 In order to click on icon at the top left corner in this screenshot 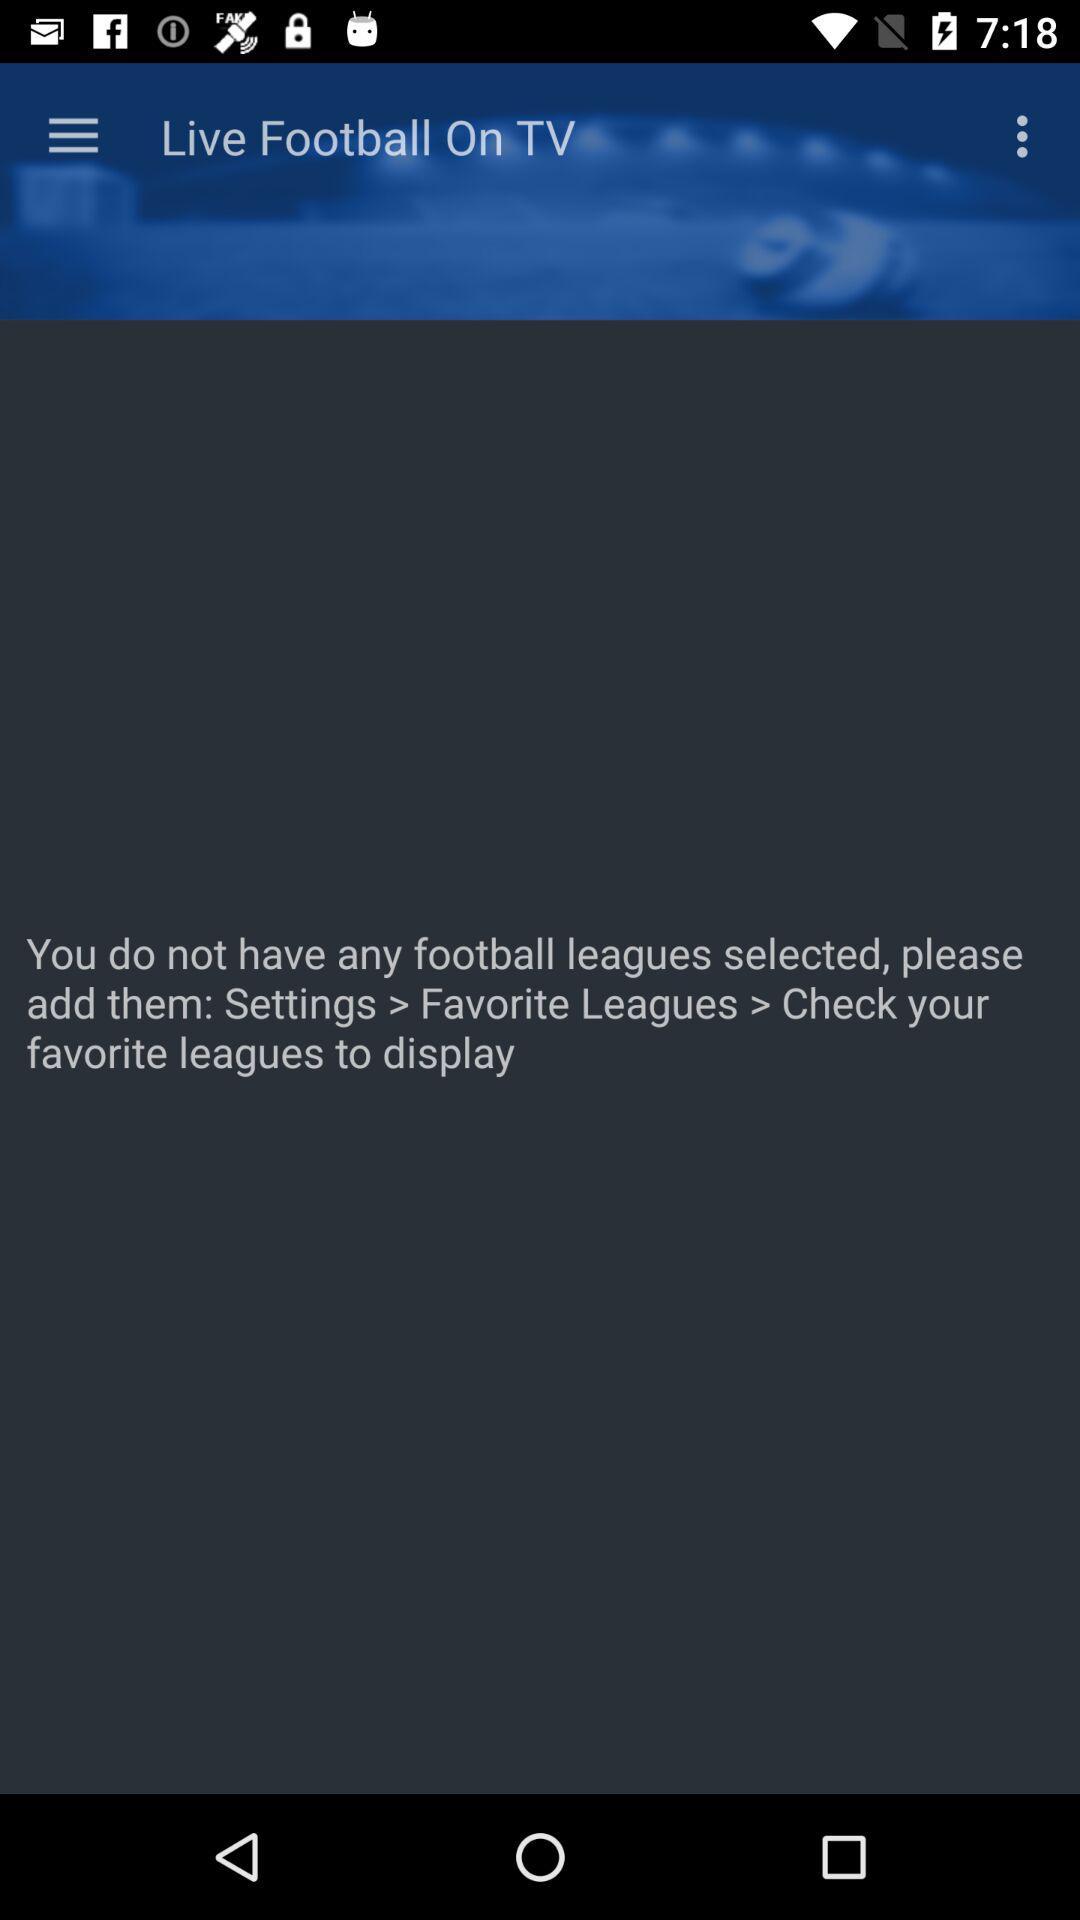, I will do `click(72, 135)`.